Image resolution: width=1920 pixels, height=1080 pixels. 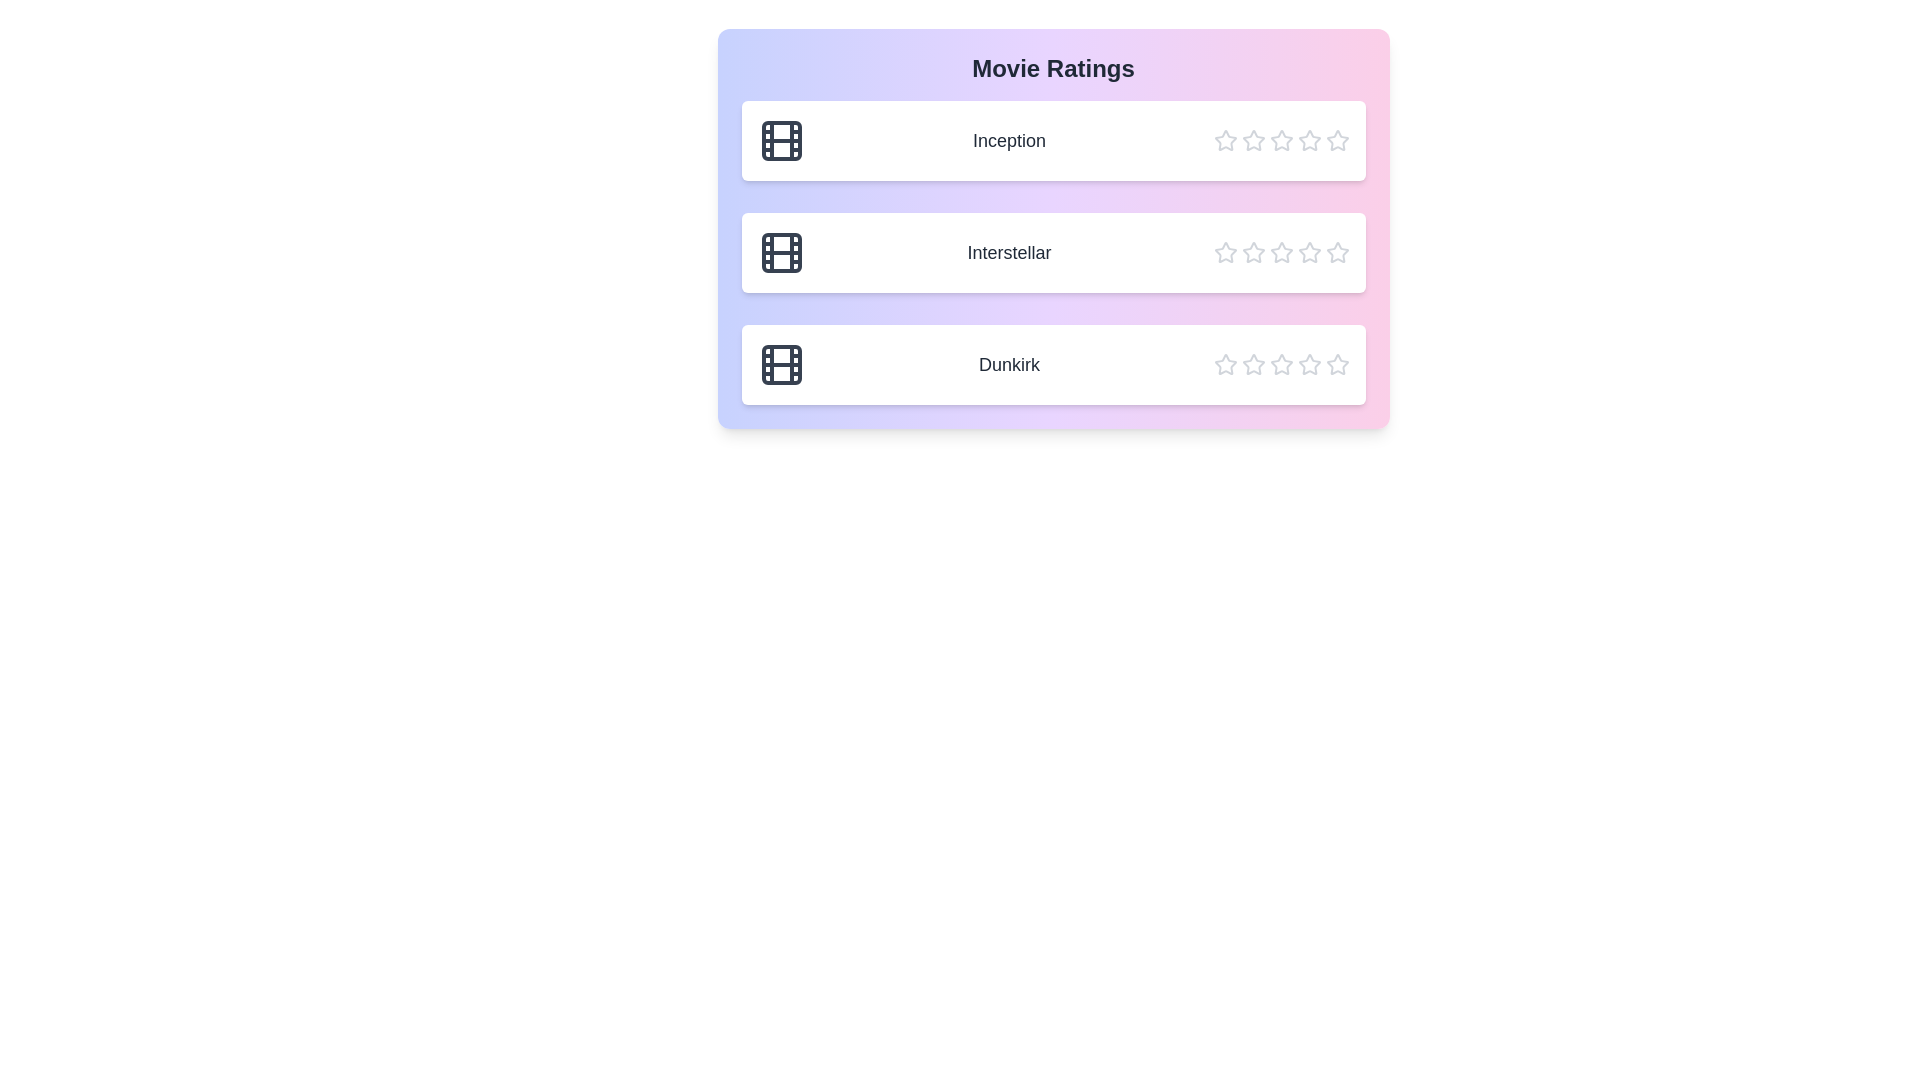 What do you see at coordinates (1224, 140) in the screenshot?
I see `the star corresponding to the rating 1` at bounding box center [1224, 140].